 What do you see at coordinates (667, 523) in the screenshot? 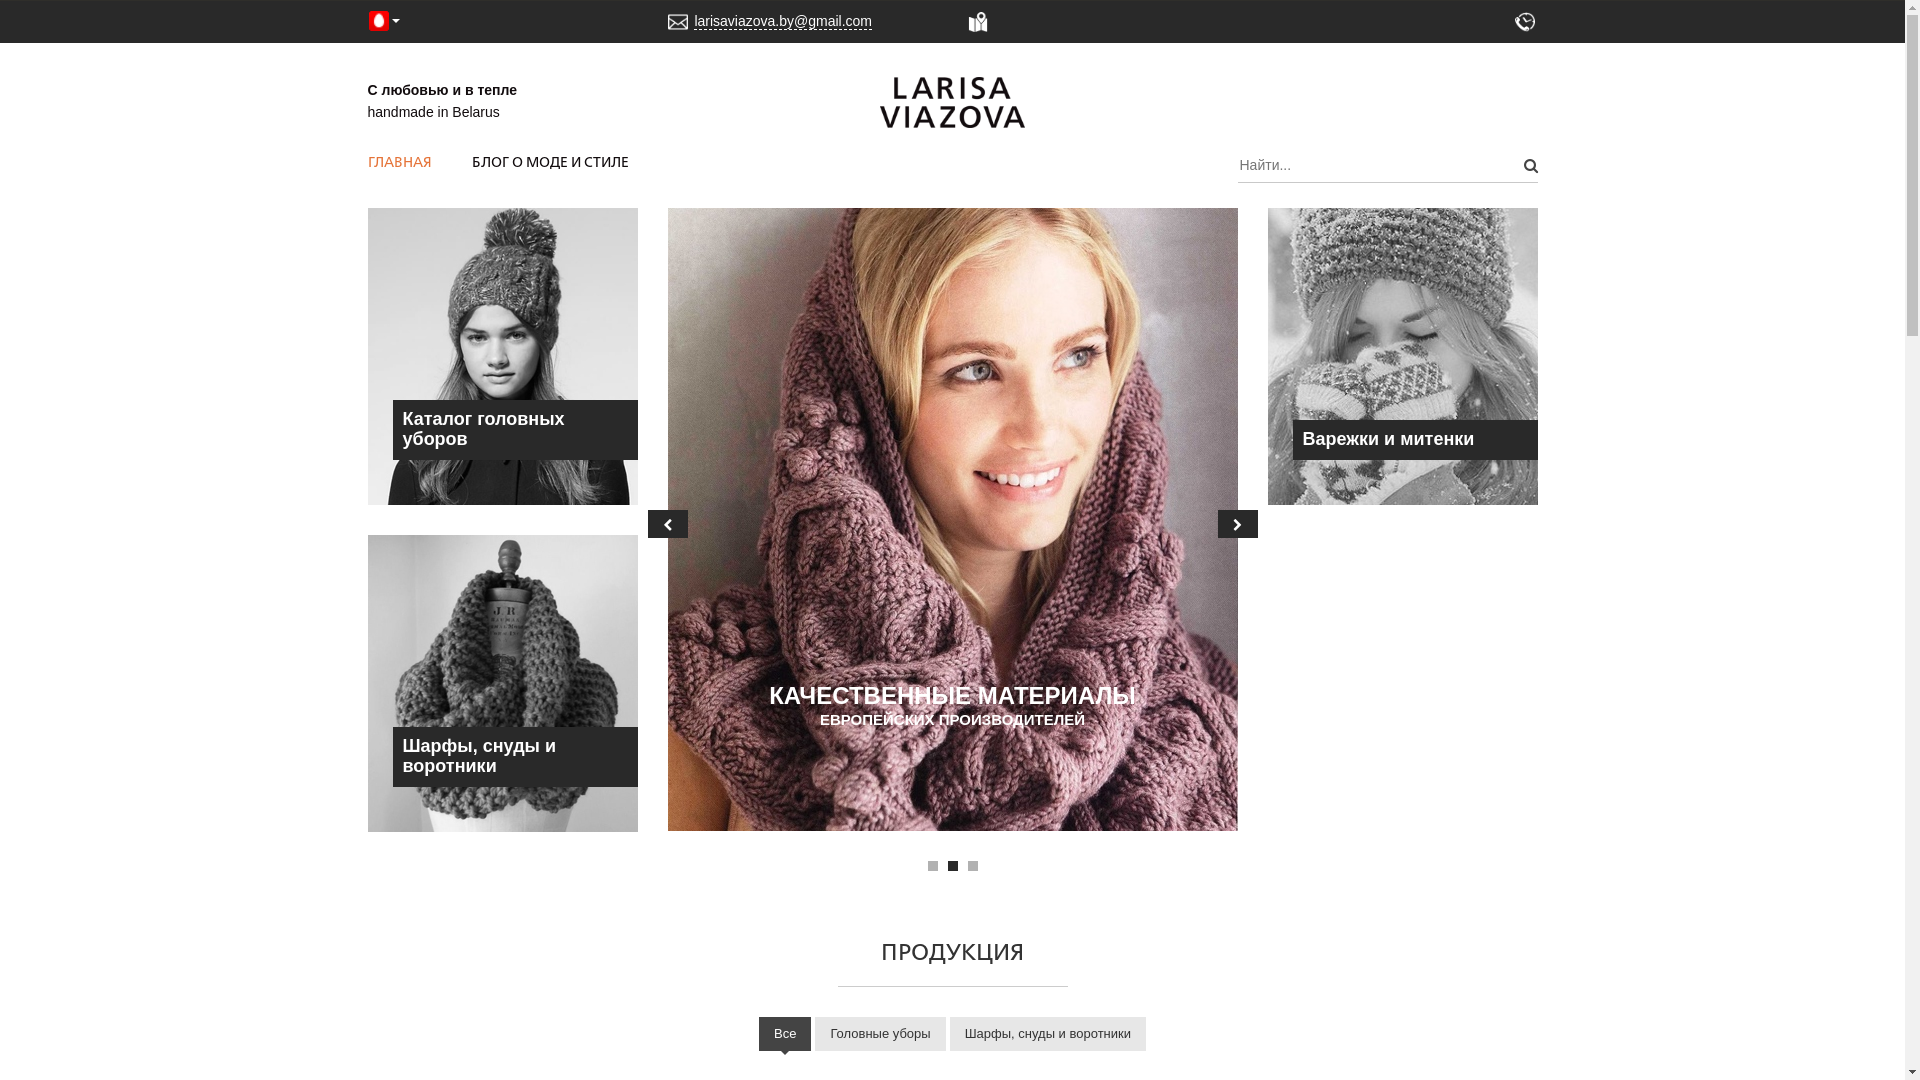
I see `'Previous'` at bounding box center [667, 523].